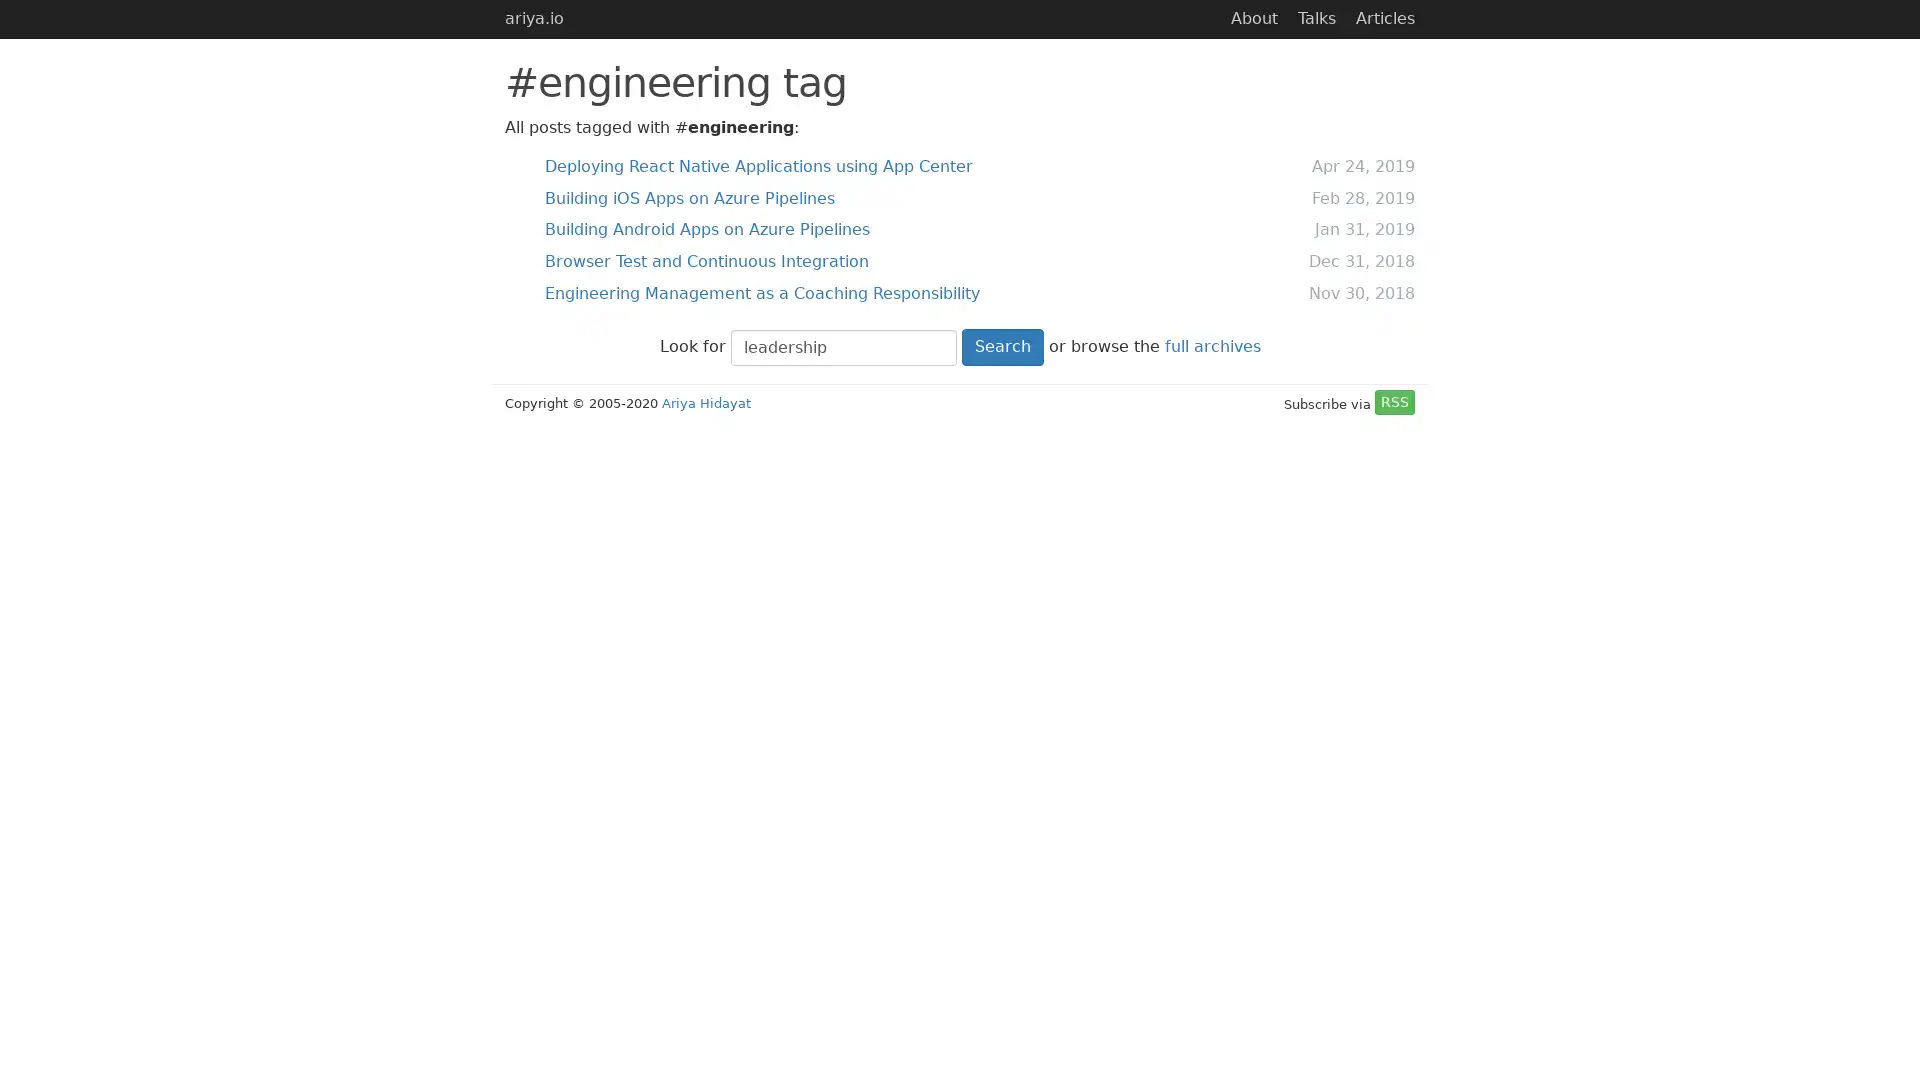 This screenshot has width=1920, height=1080. What do you see at coordinates (1002, 346) in the screenshot?
I see `Search` at bounding box center [1002, 346].